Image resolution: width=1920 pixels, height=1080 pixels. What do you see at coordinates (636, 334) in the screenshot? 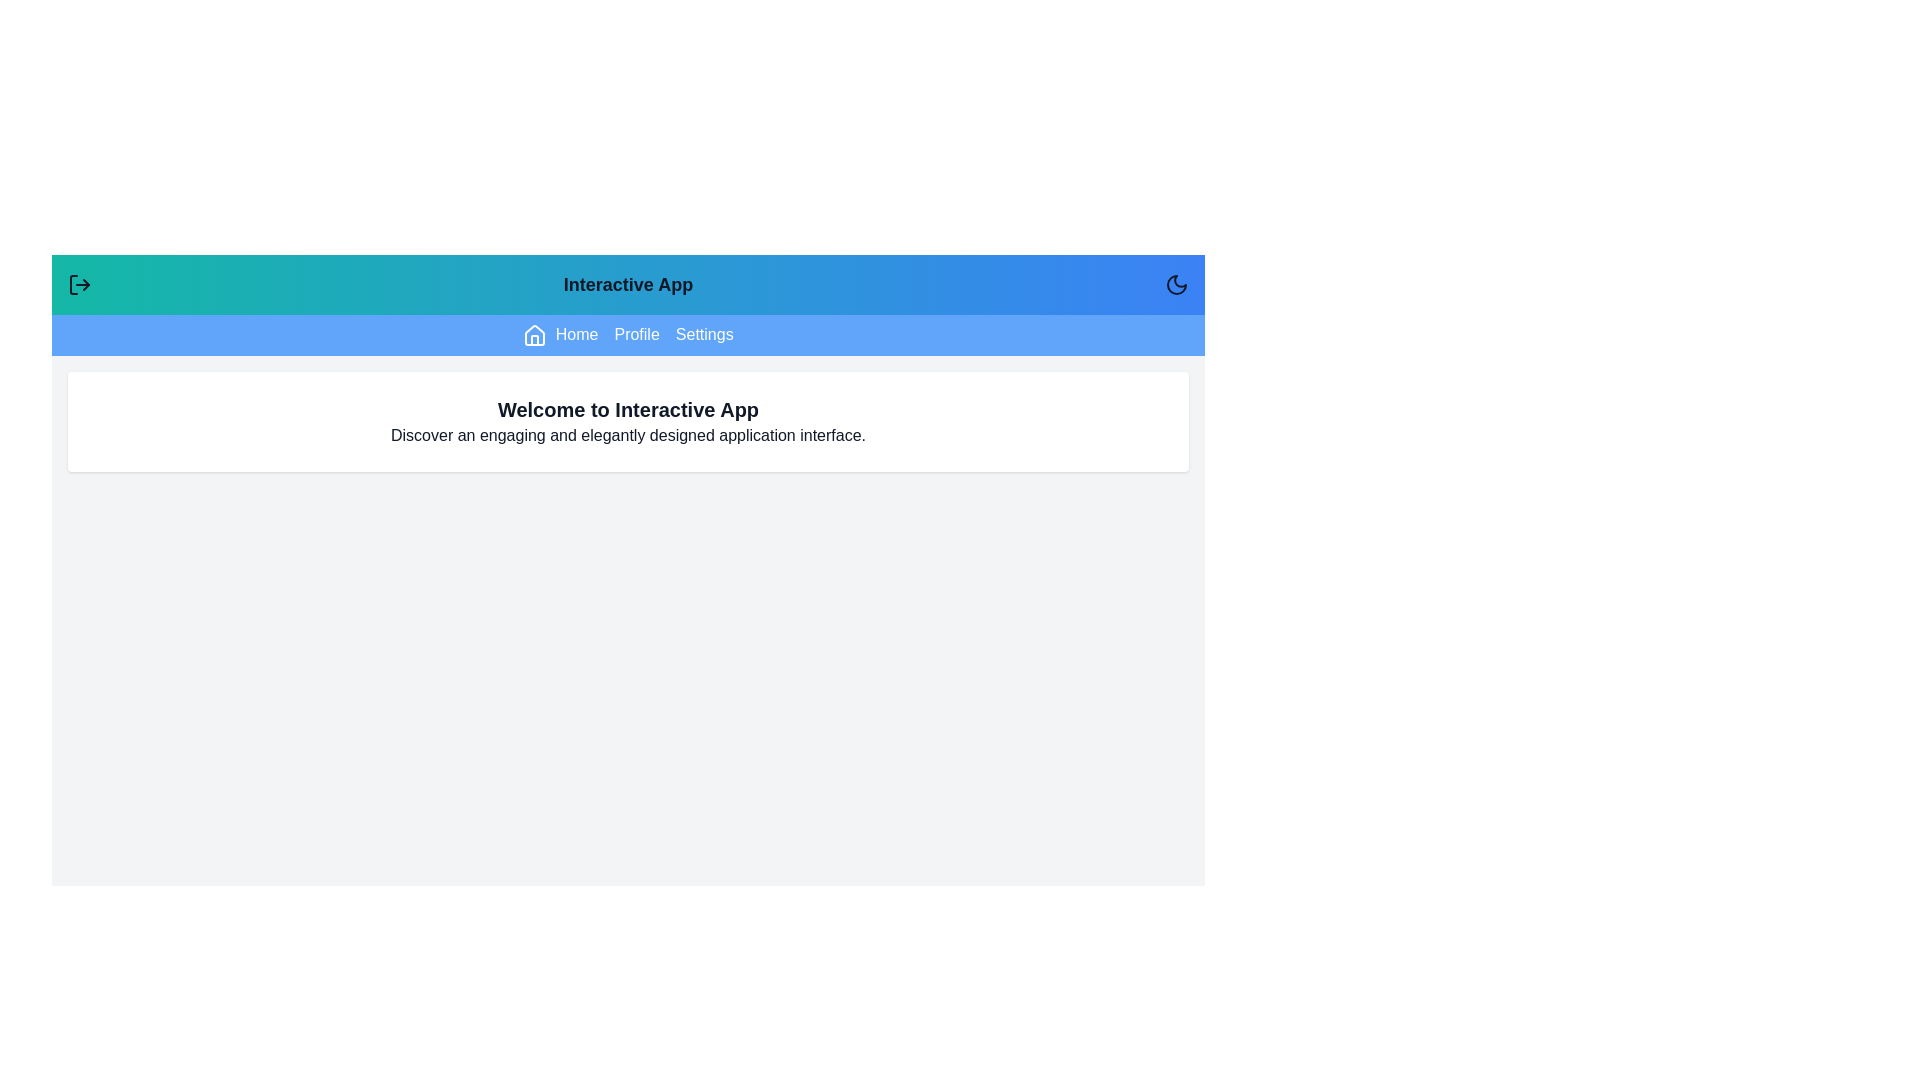
I see `the Profile button in the navigation bar to navigate to the Profile section` at bounding box center [636, 334].